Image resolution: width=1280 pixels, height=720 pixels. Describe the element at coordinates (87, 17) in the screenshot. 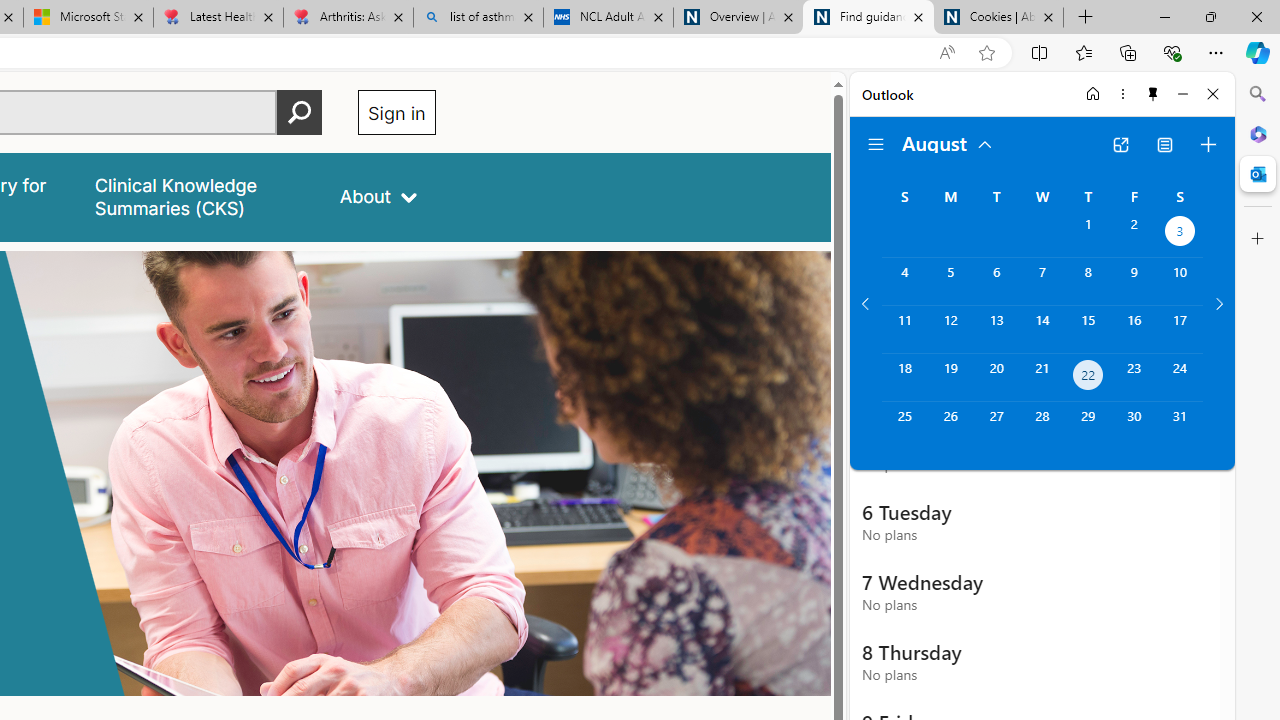

I see `'Microsoft Start'` at that location.